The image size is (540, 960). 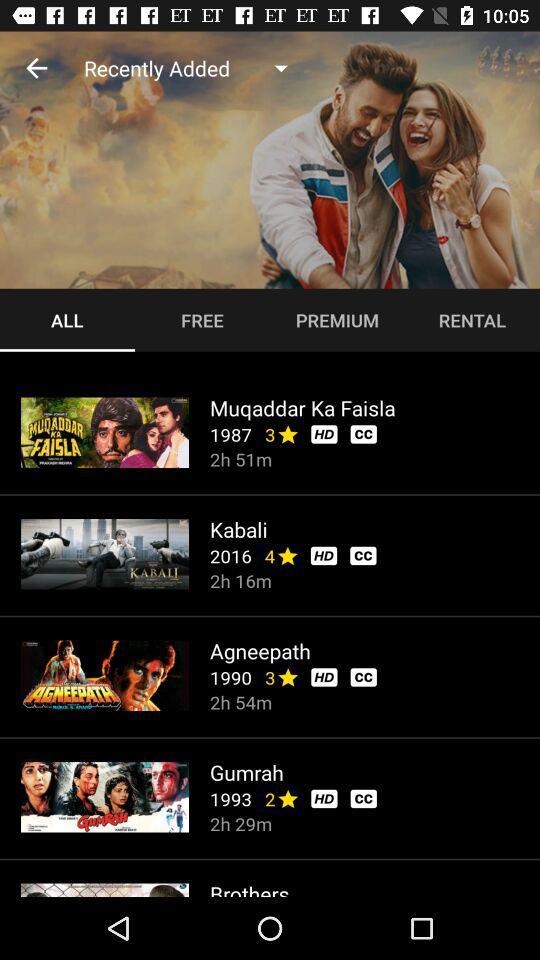 I want to click on premium, so click(x=337, y=320).